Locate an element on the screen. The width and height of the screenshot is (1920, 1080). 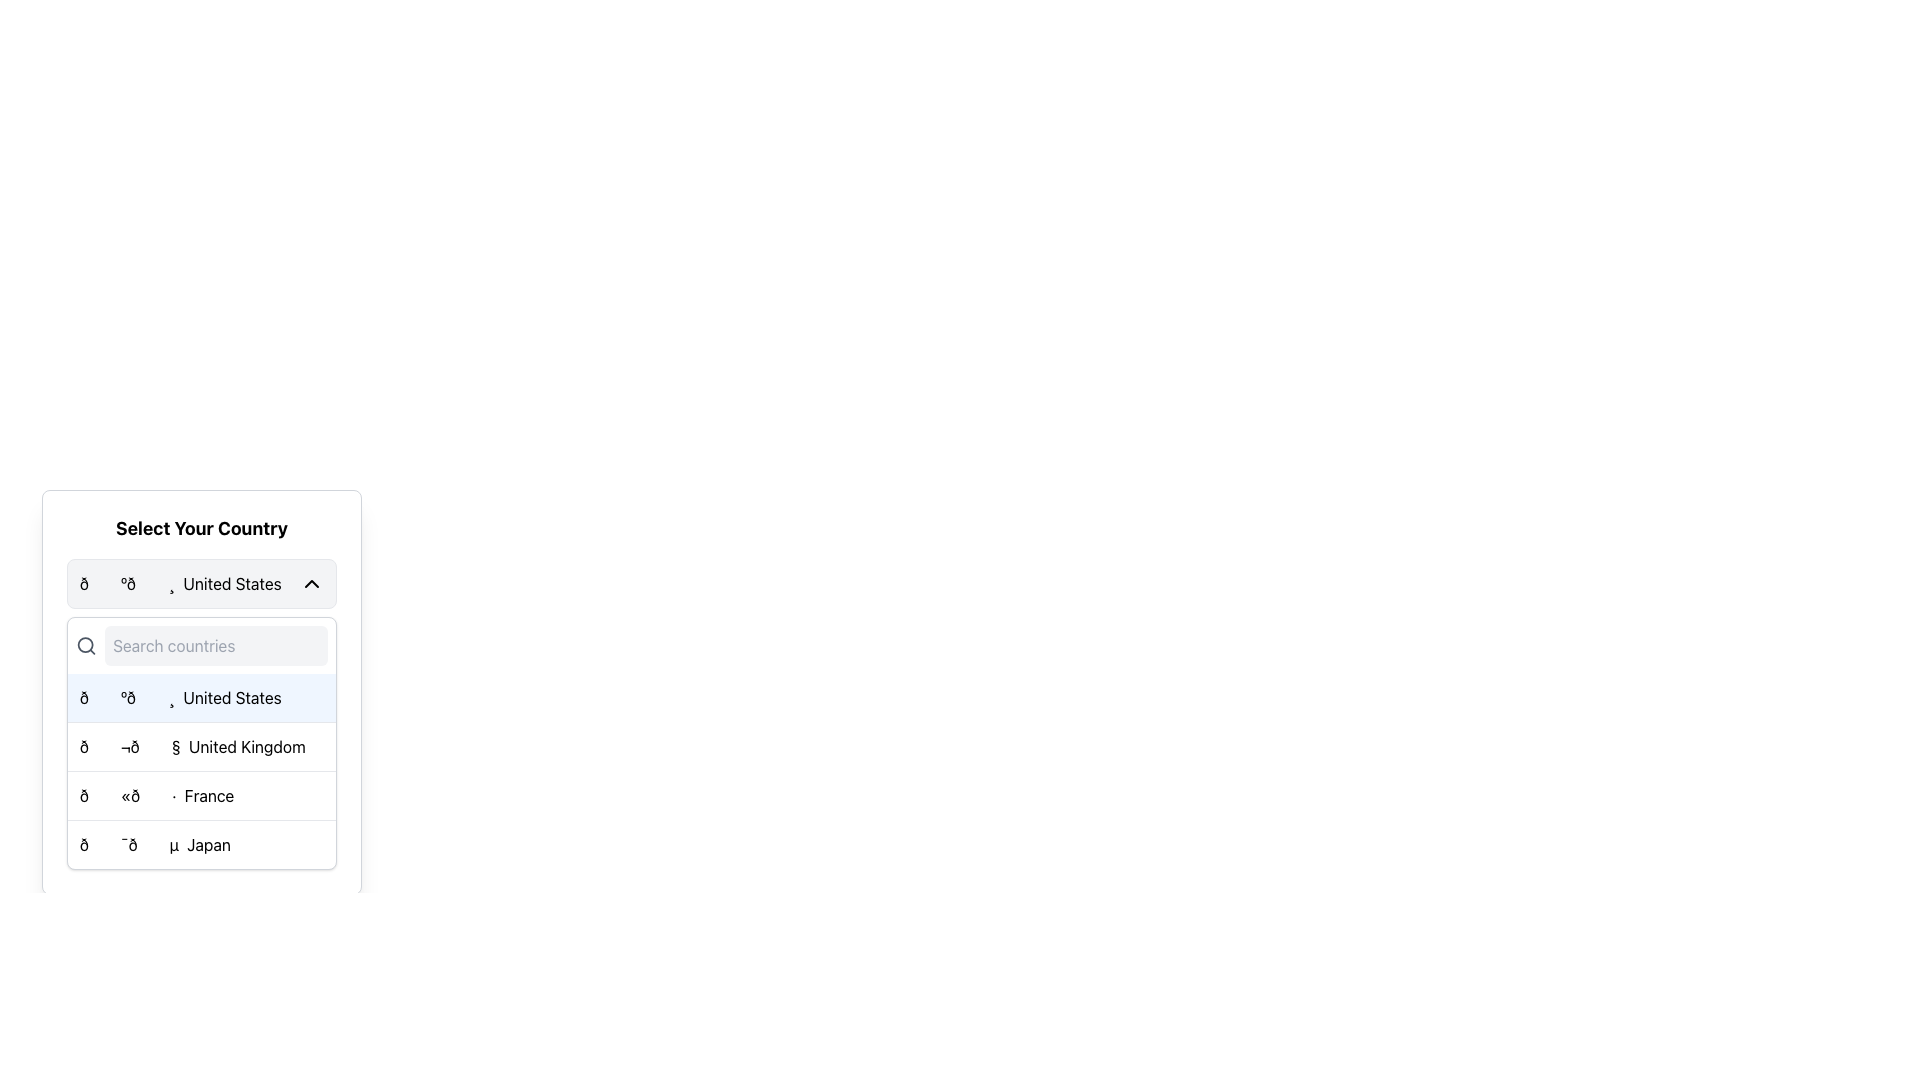
the second selectable item in the dropdown list of country options, which is currently highlighted to signify selection or focus is located at coordinates (201, 743).